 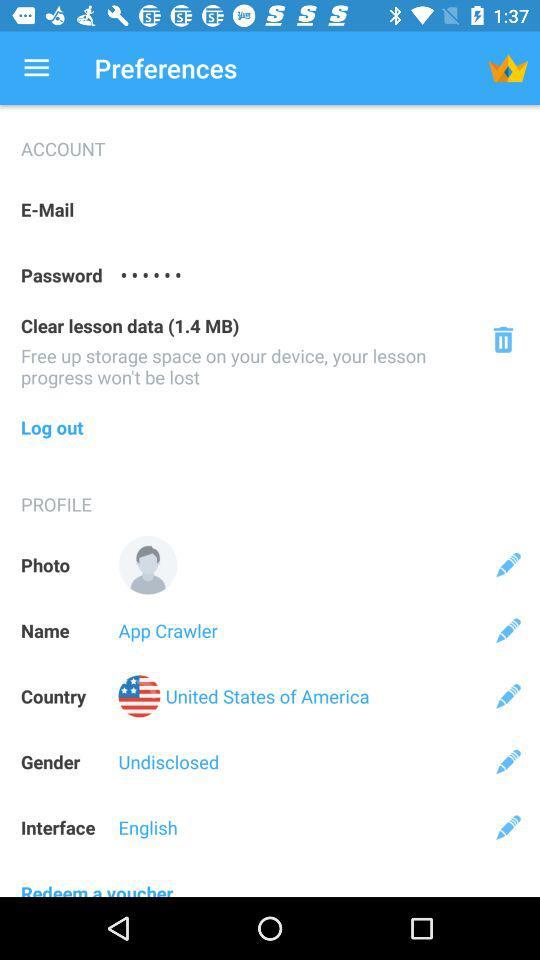 I want to click on the icon next to english icon, so click(x=508, y=827).